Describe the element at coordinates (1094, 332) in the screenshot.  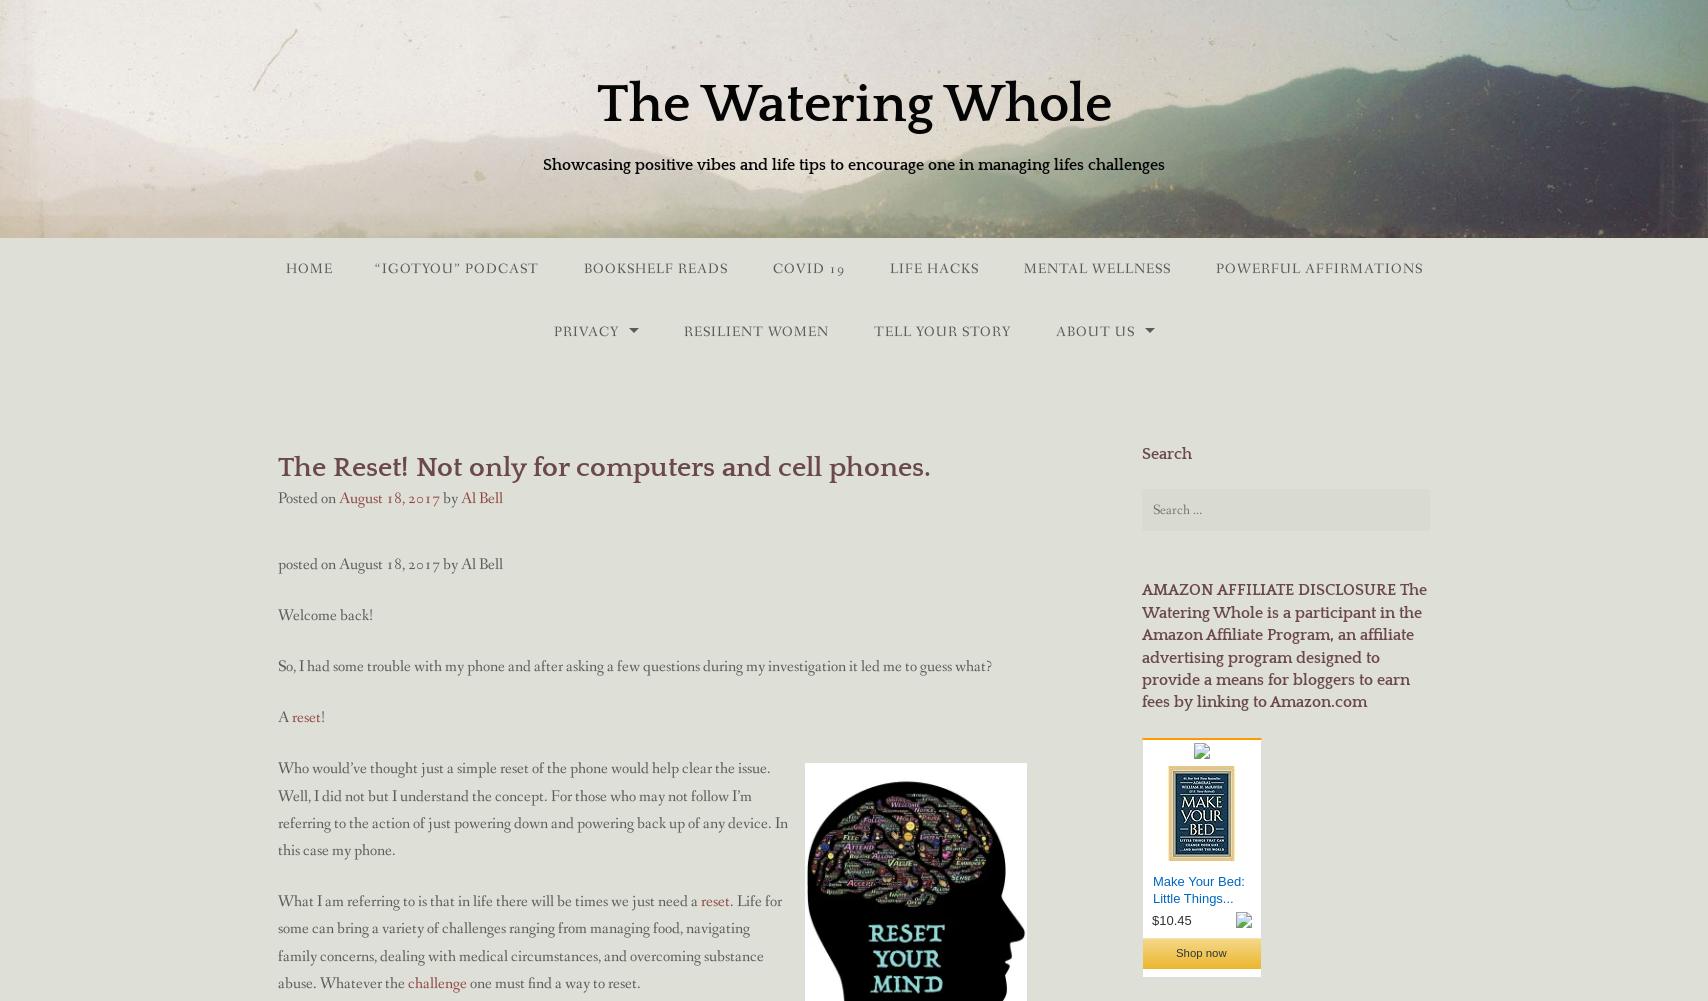
I see `'About Us'` at that location.